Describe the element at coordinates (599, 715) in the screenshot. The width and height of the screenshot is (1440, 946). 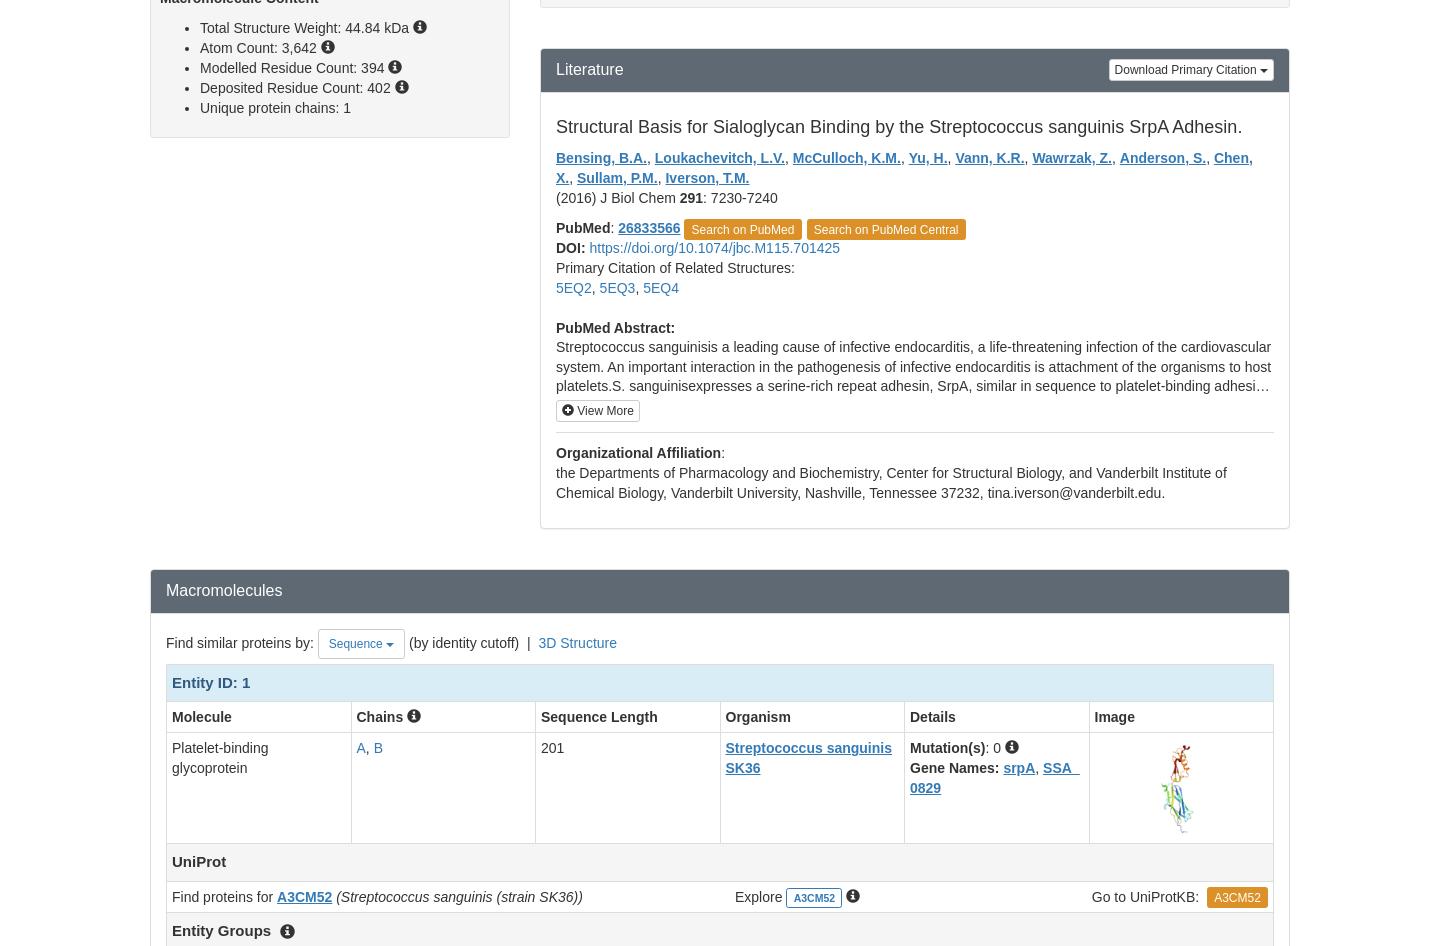
I see `'Sequence Length'` at that location.